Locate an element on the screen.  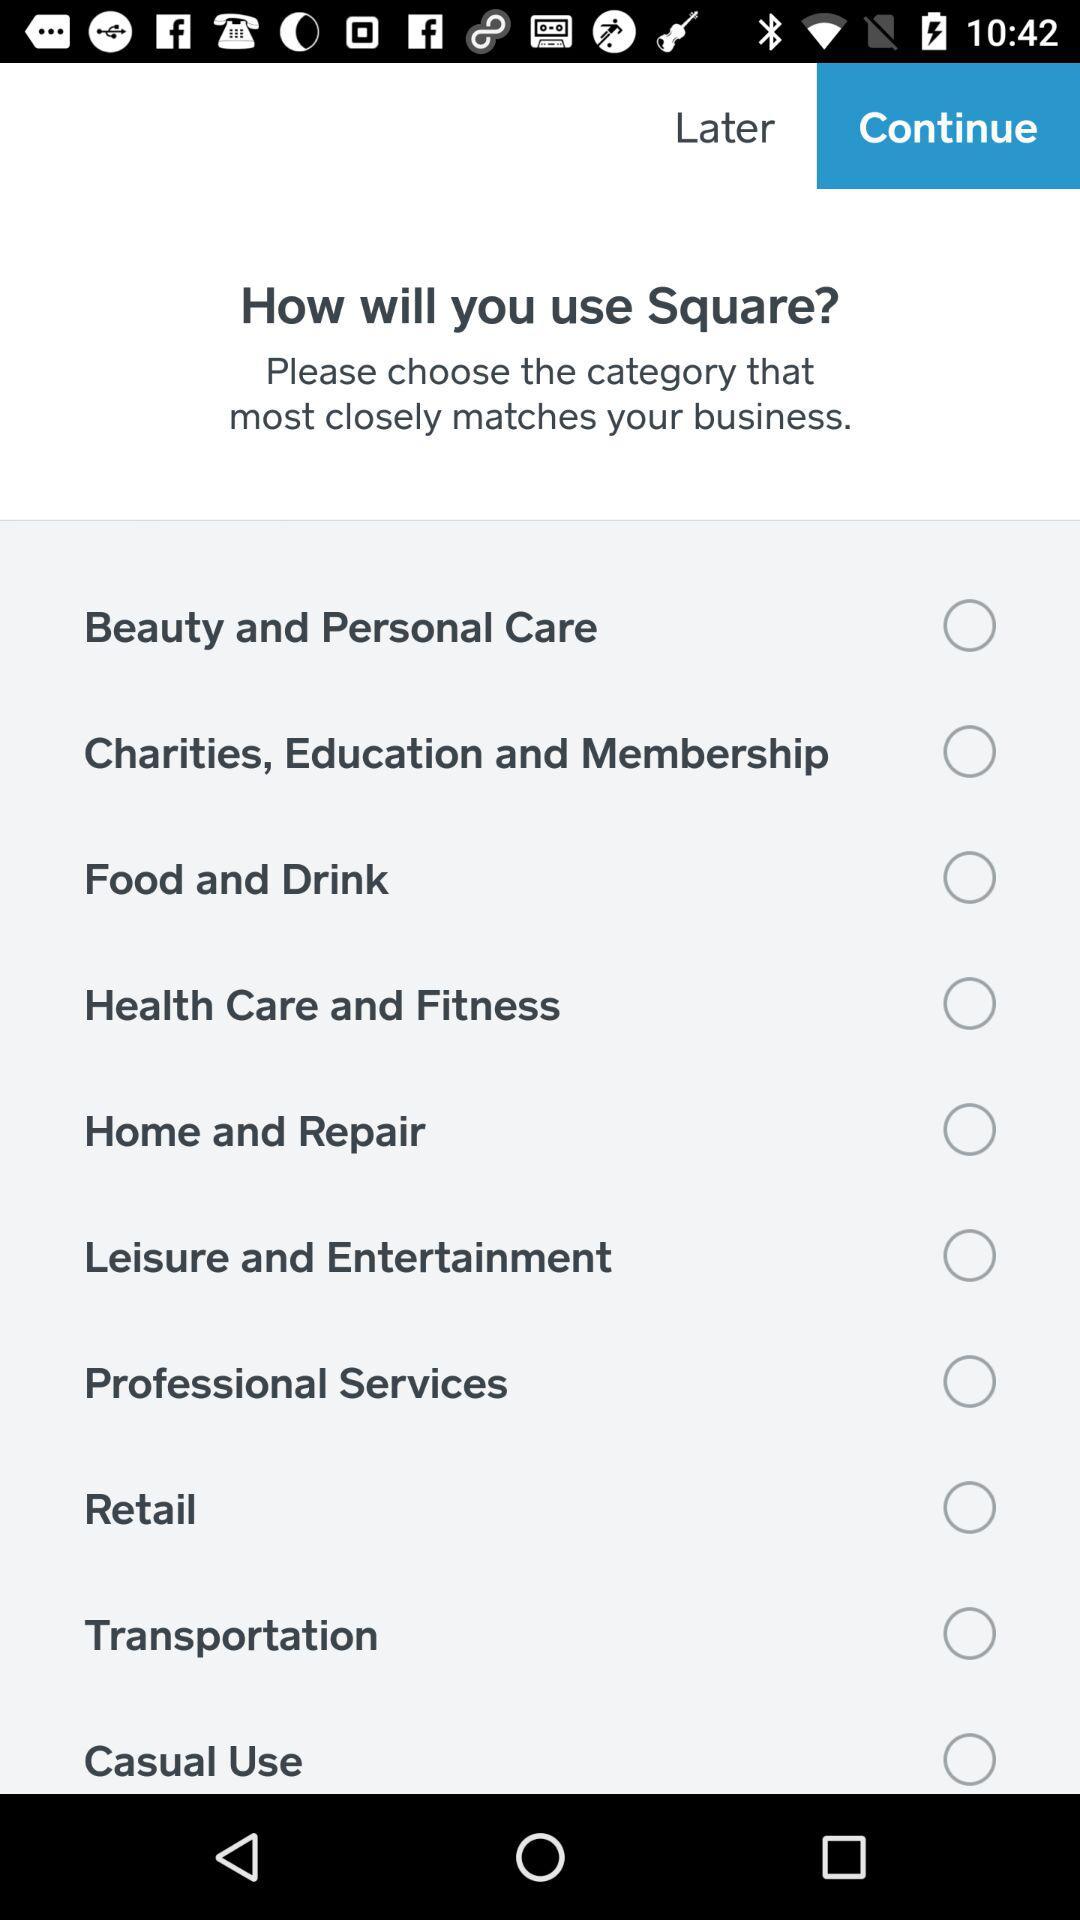
icon below home and repair item is located at coordinates (540, 1254).